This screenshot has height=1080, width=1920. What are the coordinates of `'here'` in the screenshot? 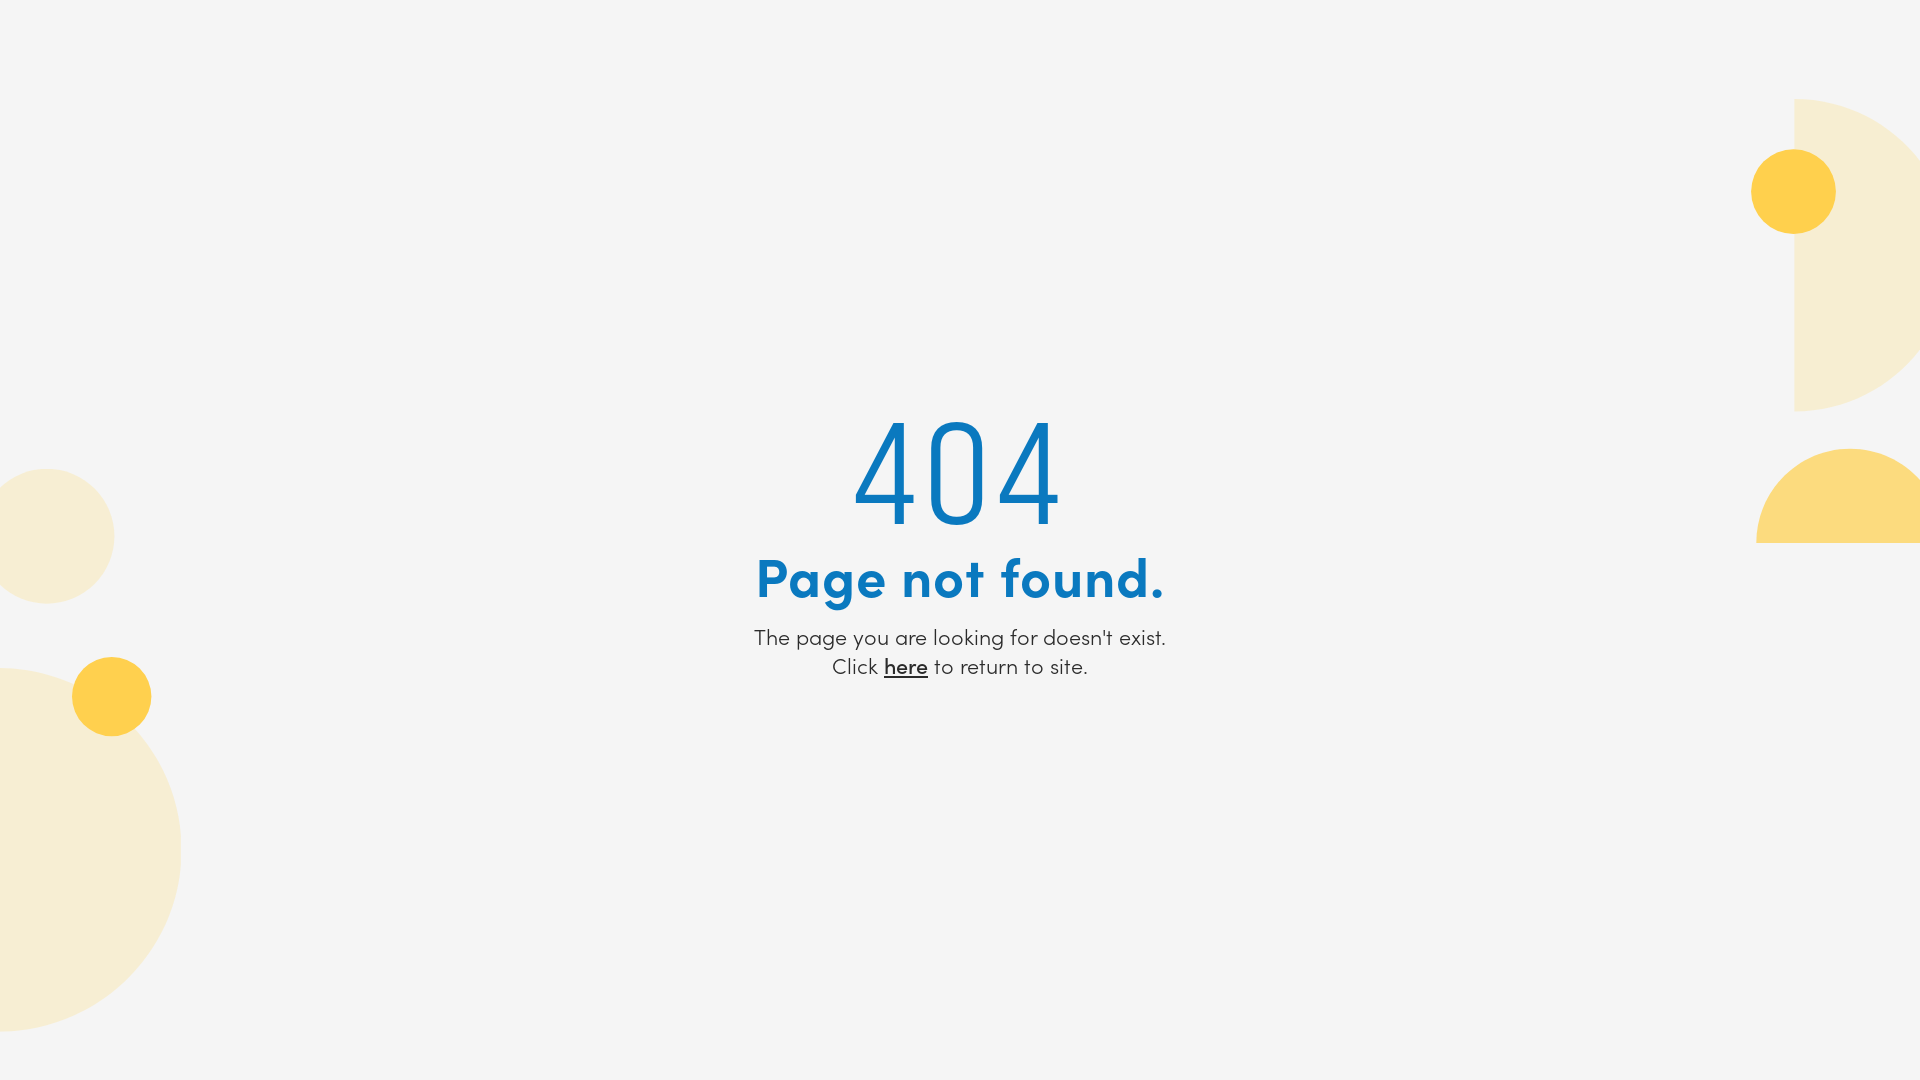 It's located at (905, 664).